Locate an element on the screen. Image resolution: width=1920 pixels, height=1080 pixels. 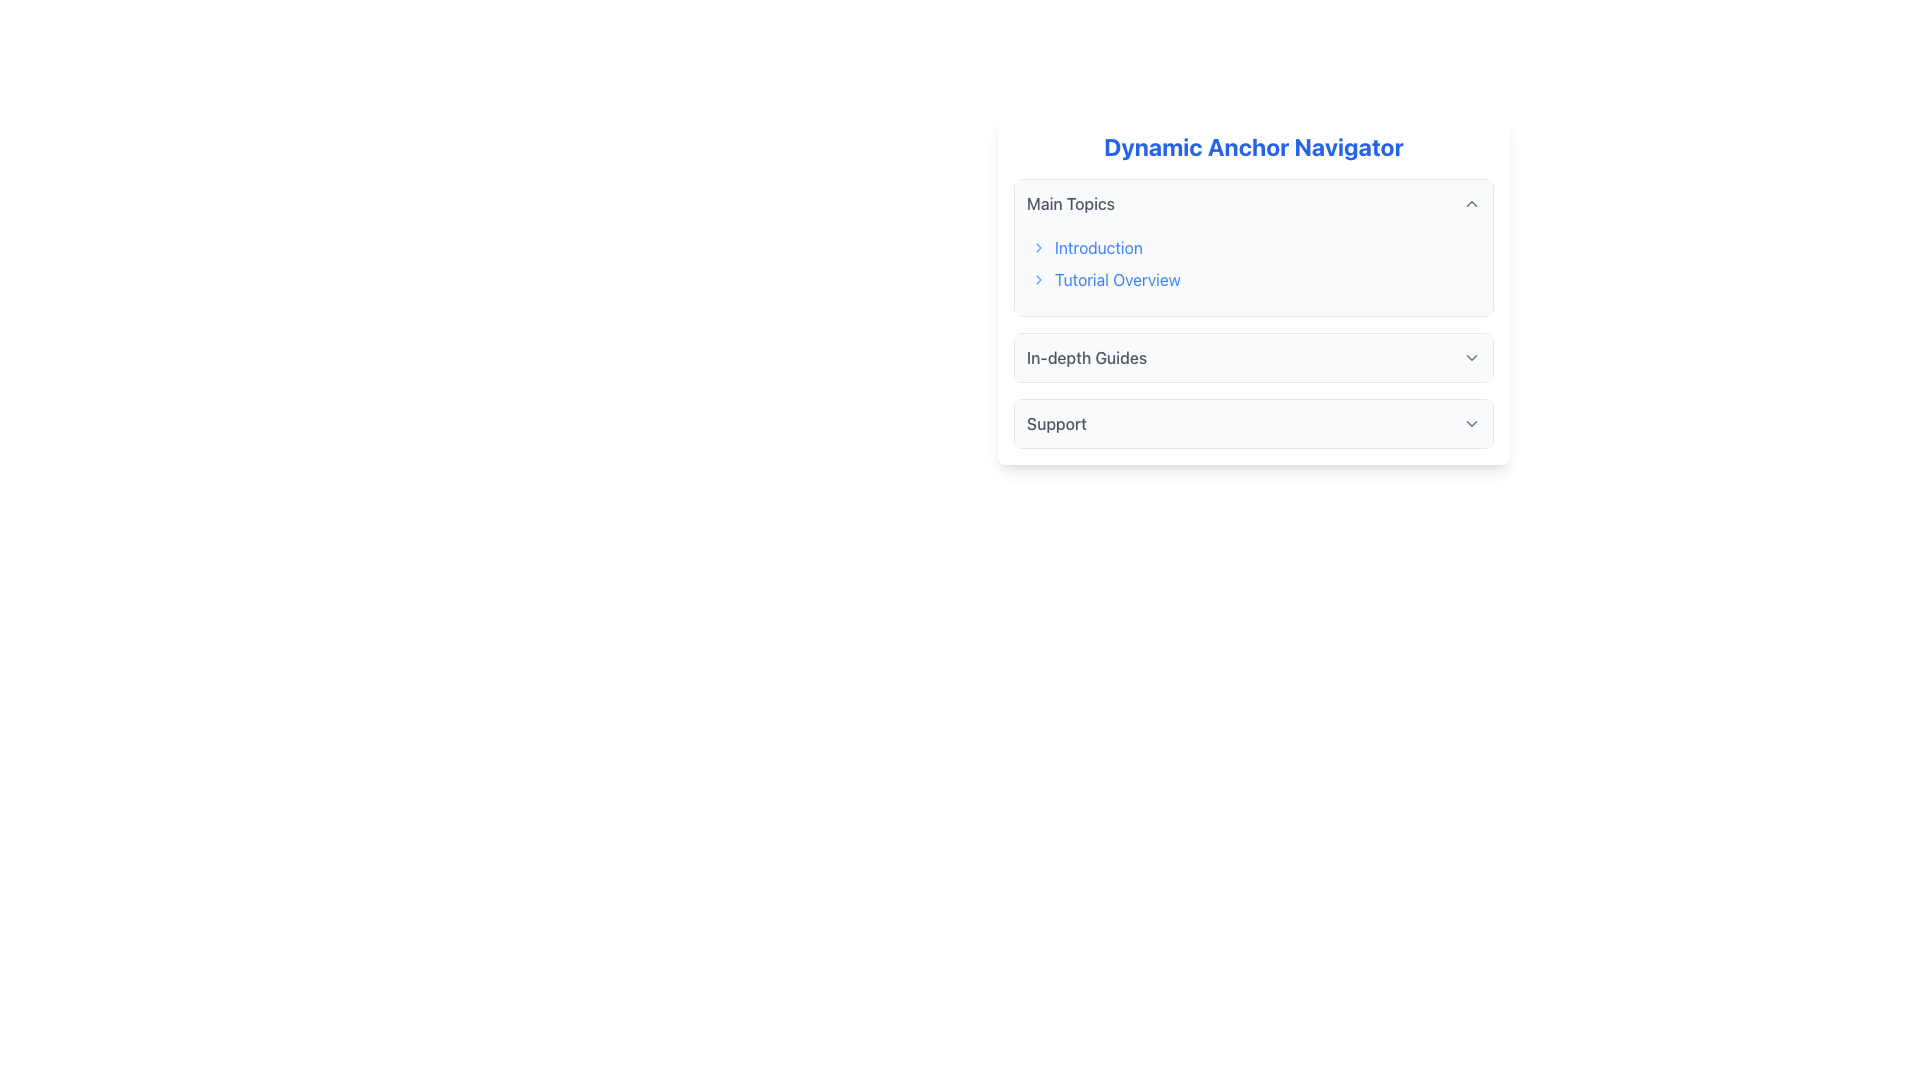
the 'Main Topics' collapsible section is located at coordinates (1252, 313).